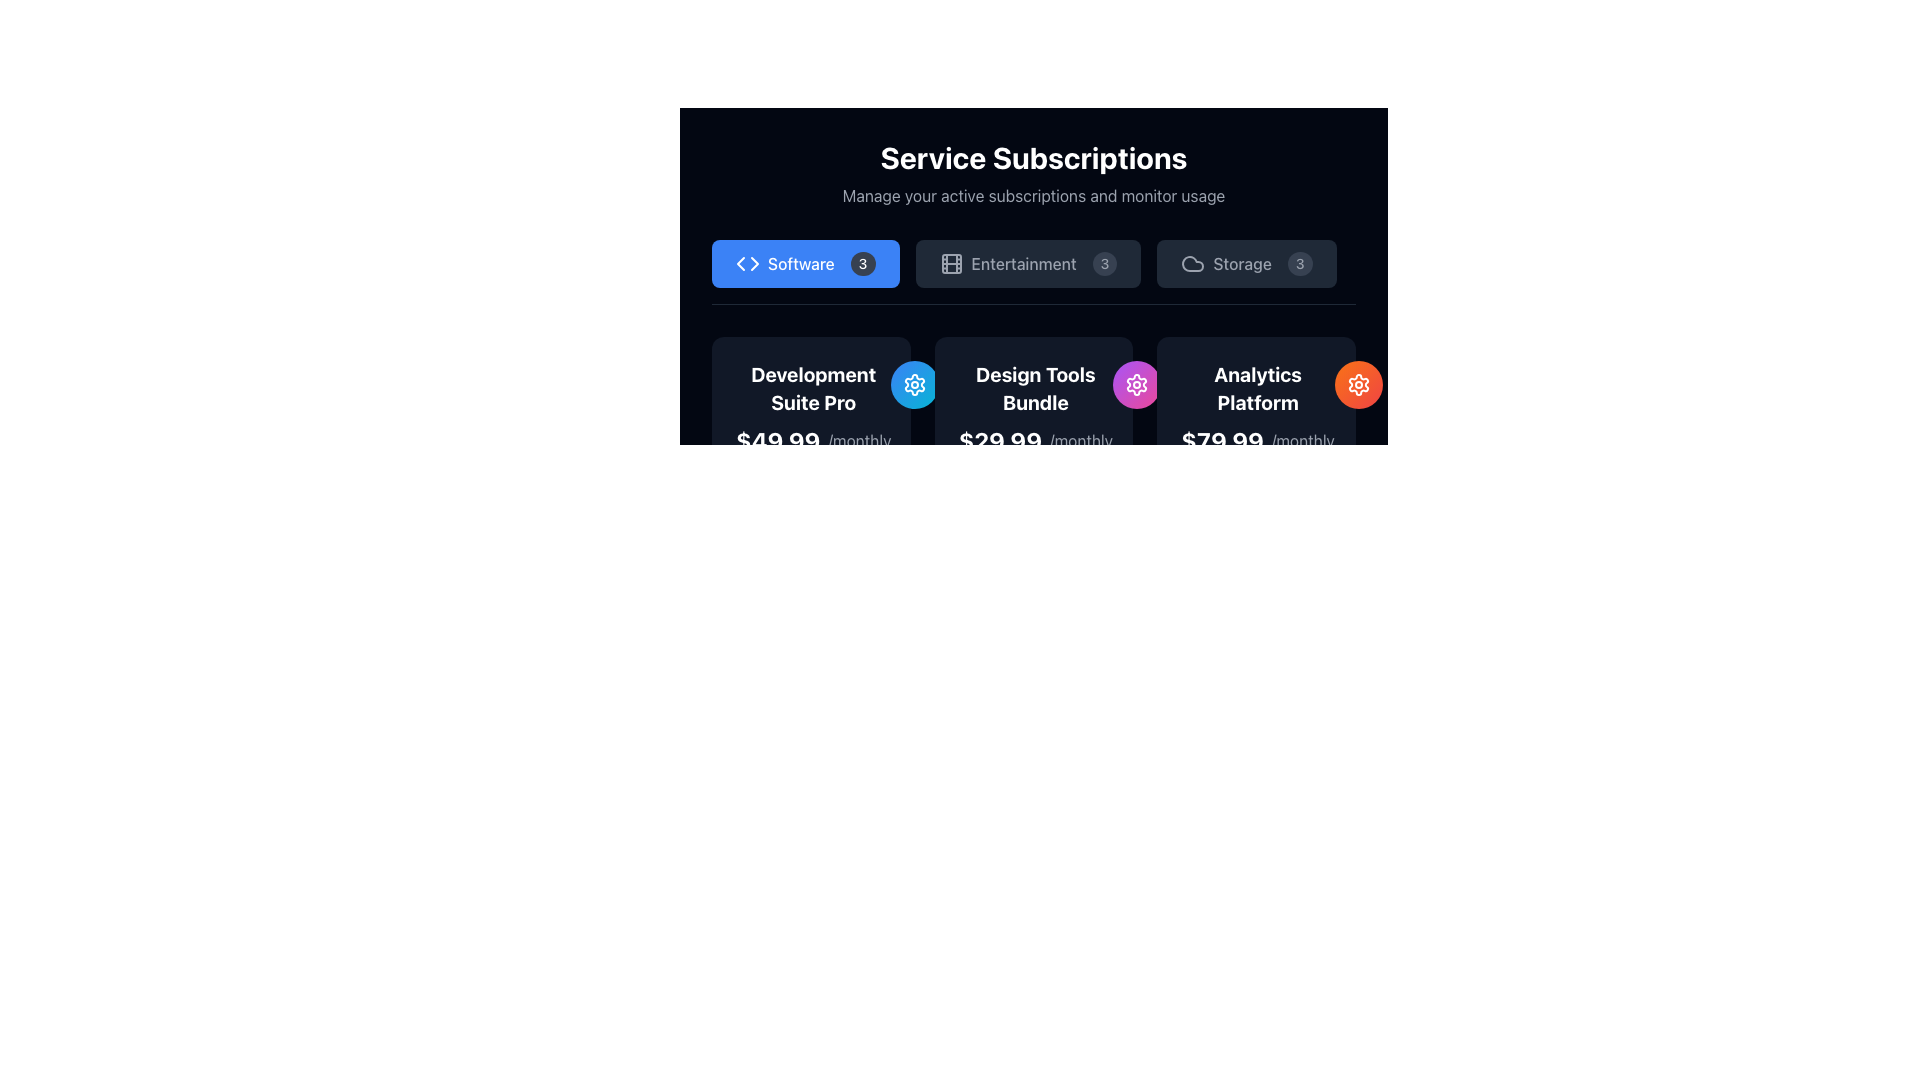 The image size is (1920, 1080). Describe the element at coordinates (1028, 262) in the screenshot. I see `the 'Entertainment' button, which is the second button in the horizontal group beneath 'Service Subscriptions'` at that location.